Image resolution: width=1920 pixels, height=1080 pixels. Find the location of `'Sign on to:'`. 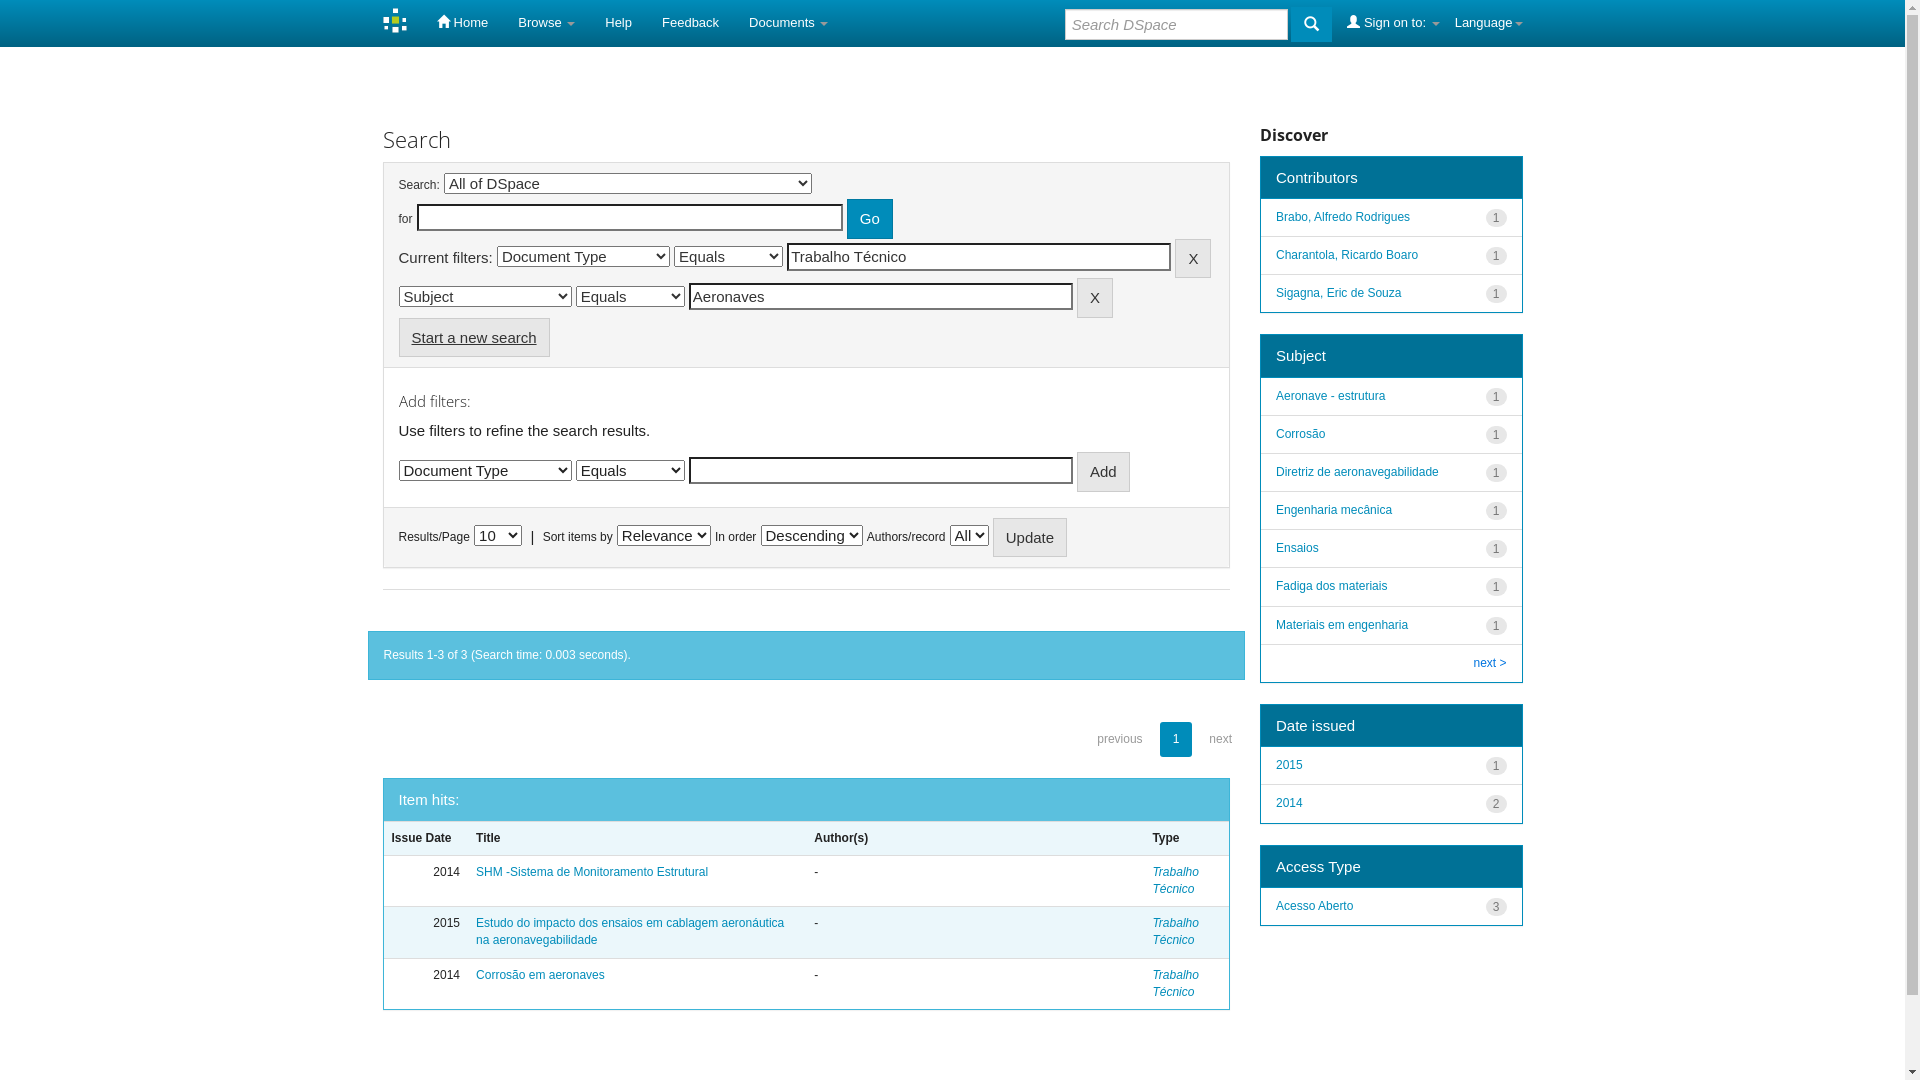

'Sign on to:' is located at coordinates (1391, 22).